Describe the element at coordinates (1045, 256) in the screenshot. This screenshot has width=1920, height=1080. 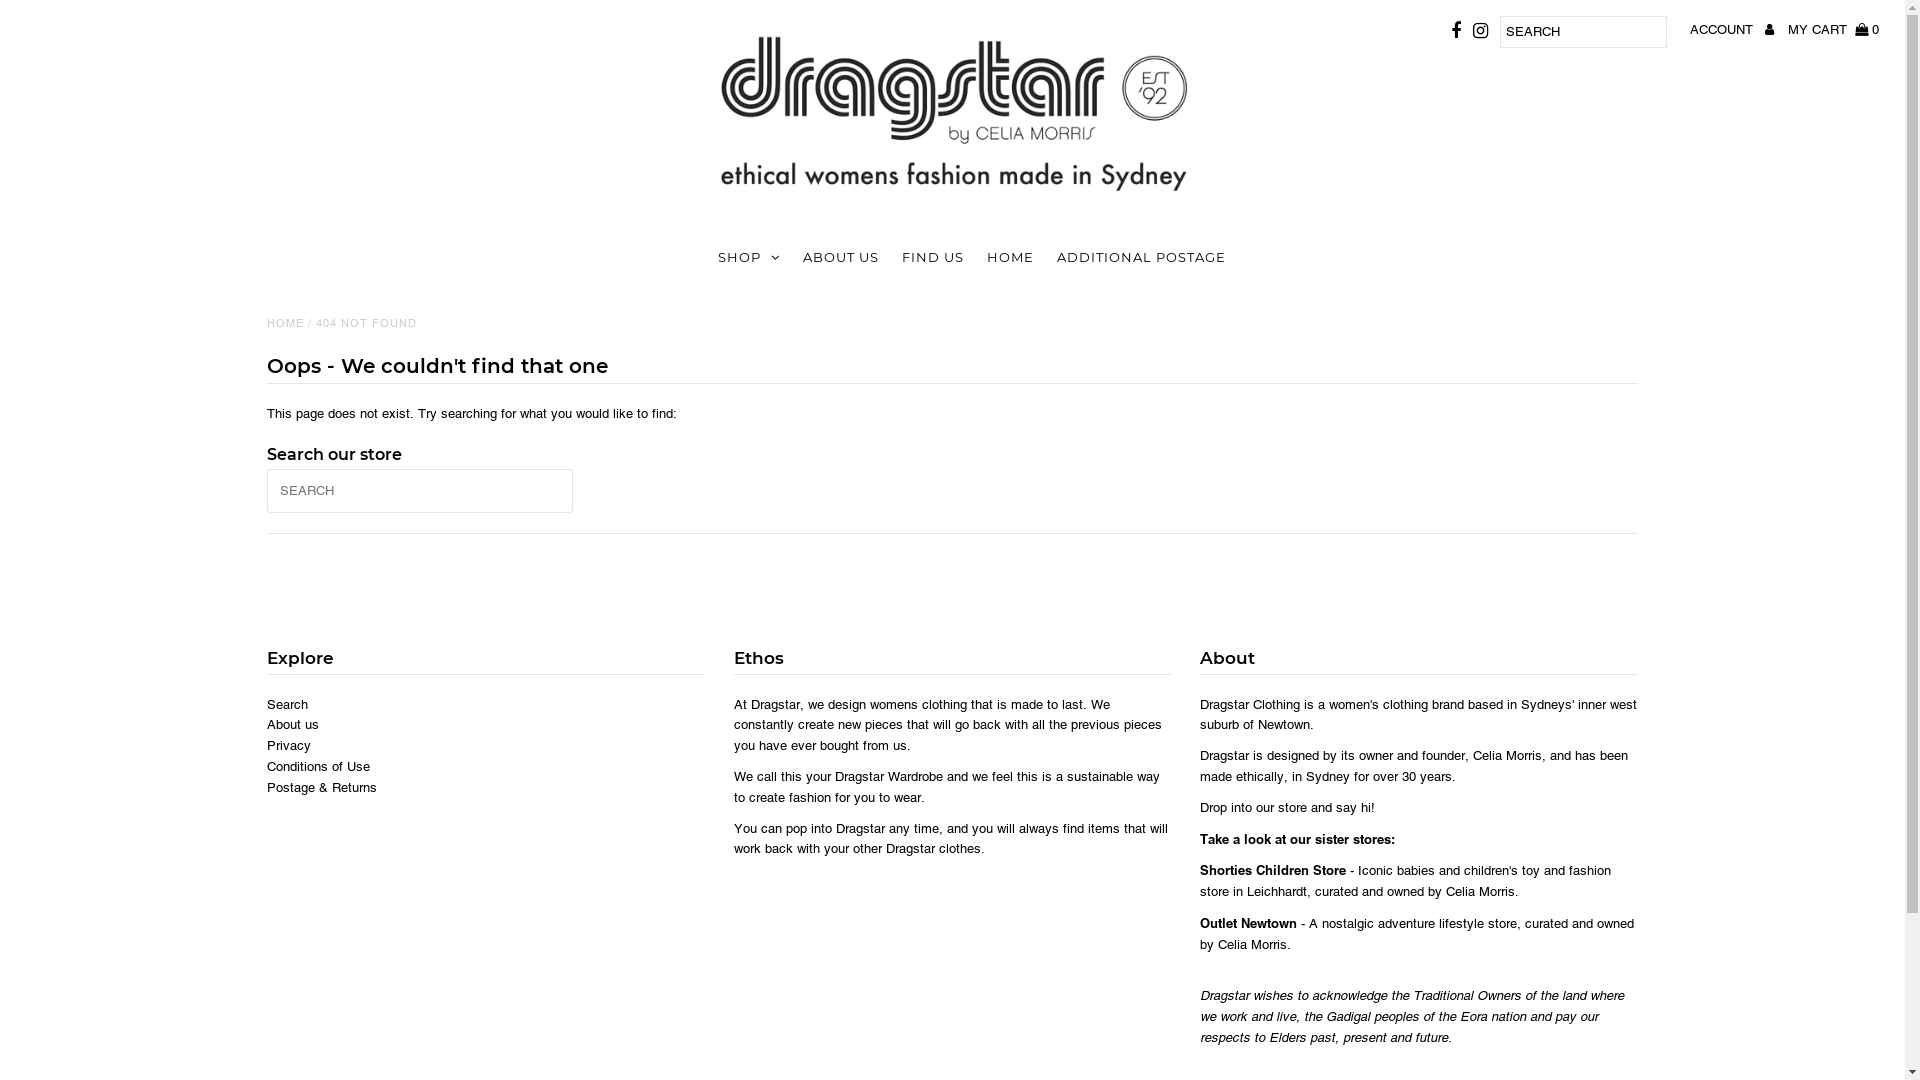
I see `'ADDITIONAL POSTAGE'` at that location.